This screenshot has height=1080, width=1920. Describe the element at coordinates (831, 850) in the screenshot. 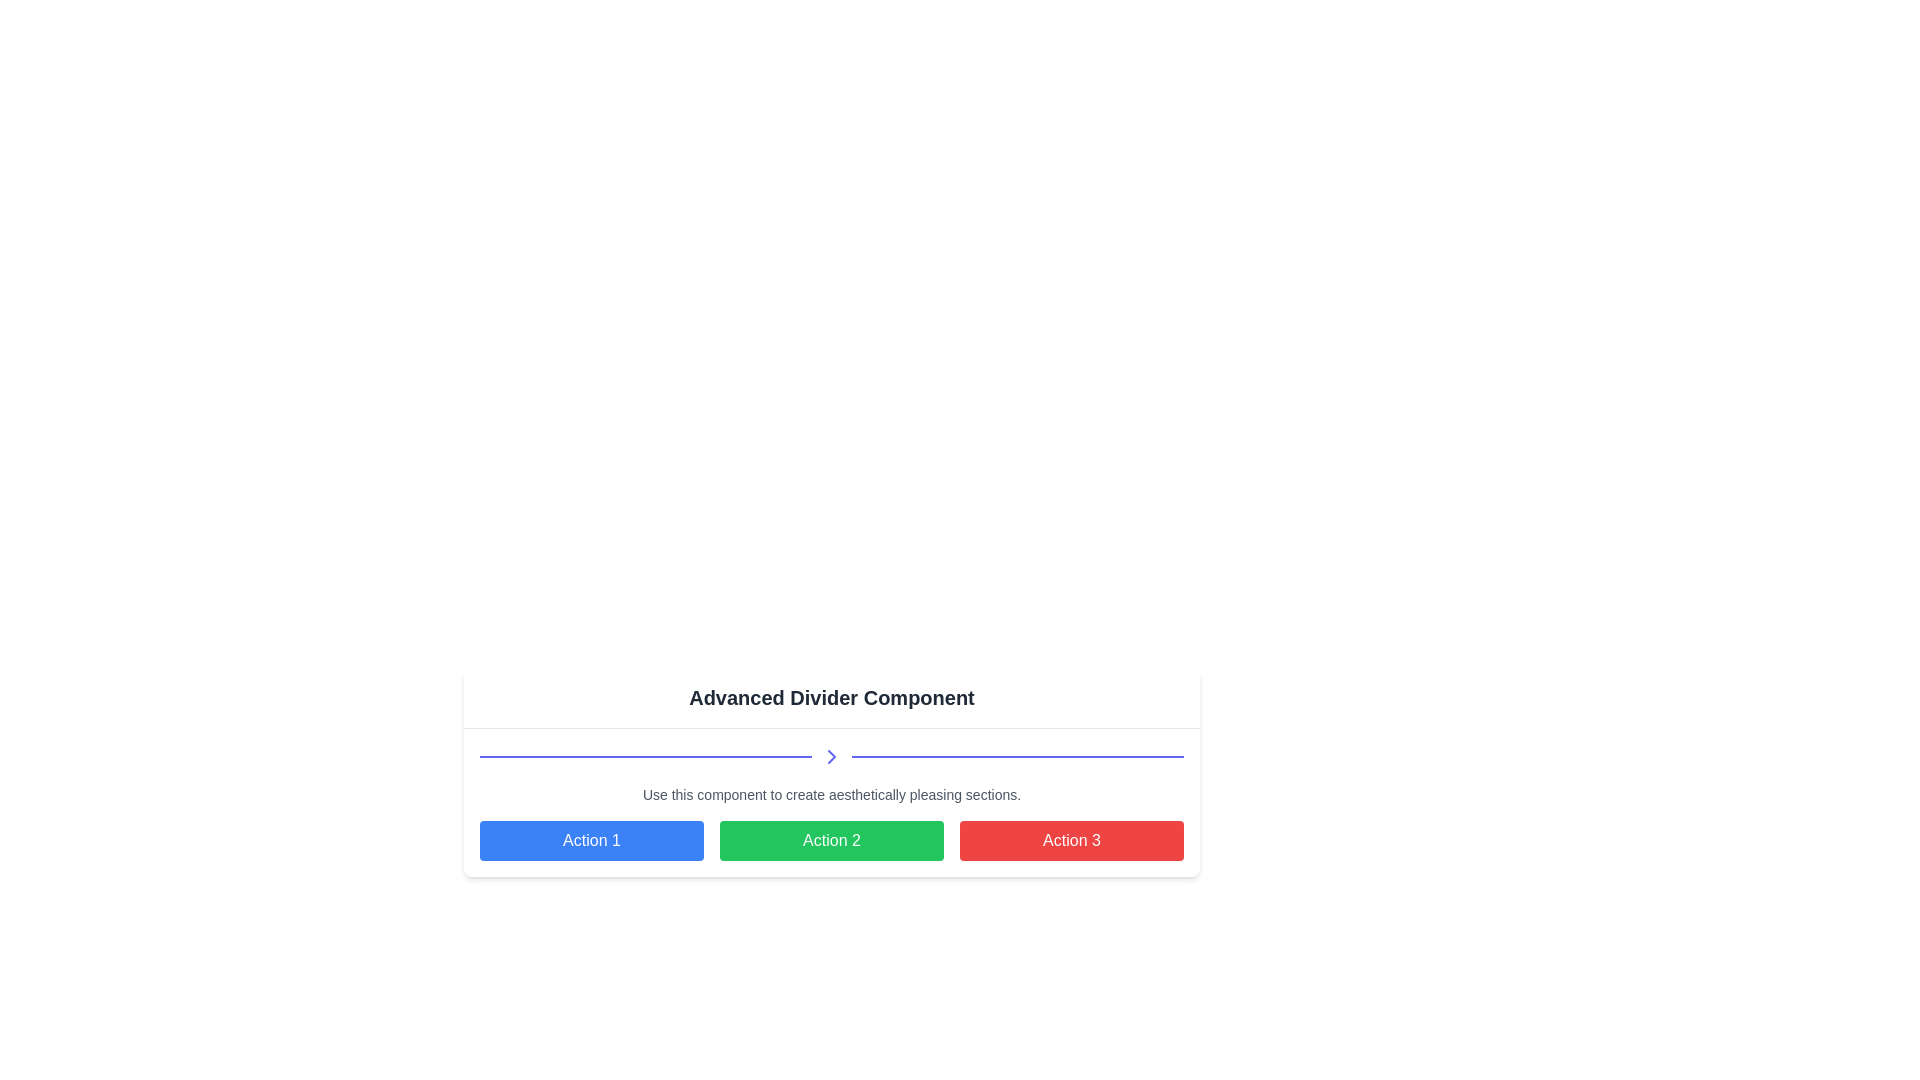

I see `the middle button in the 'Advanced Divider Component'` at that location.